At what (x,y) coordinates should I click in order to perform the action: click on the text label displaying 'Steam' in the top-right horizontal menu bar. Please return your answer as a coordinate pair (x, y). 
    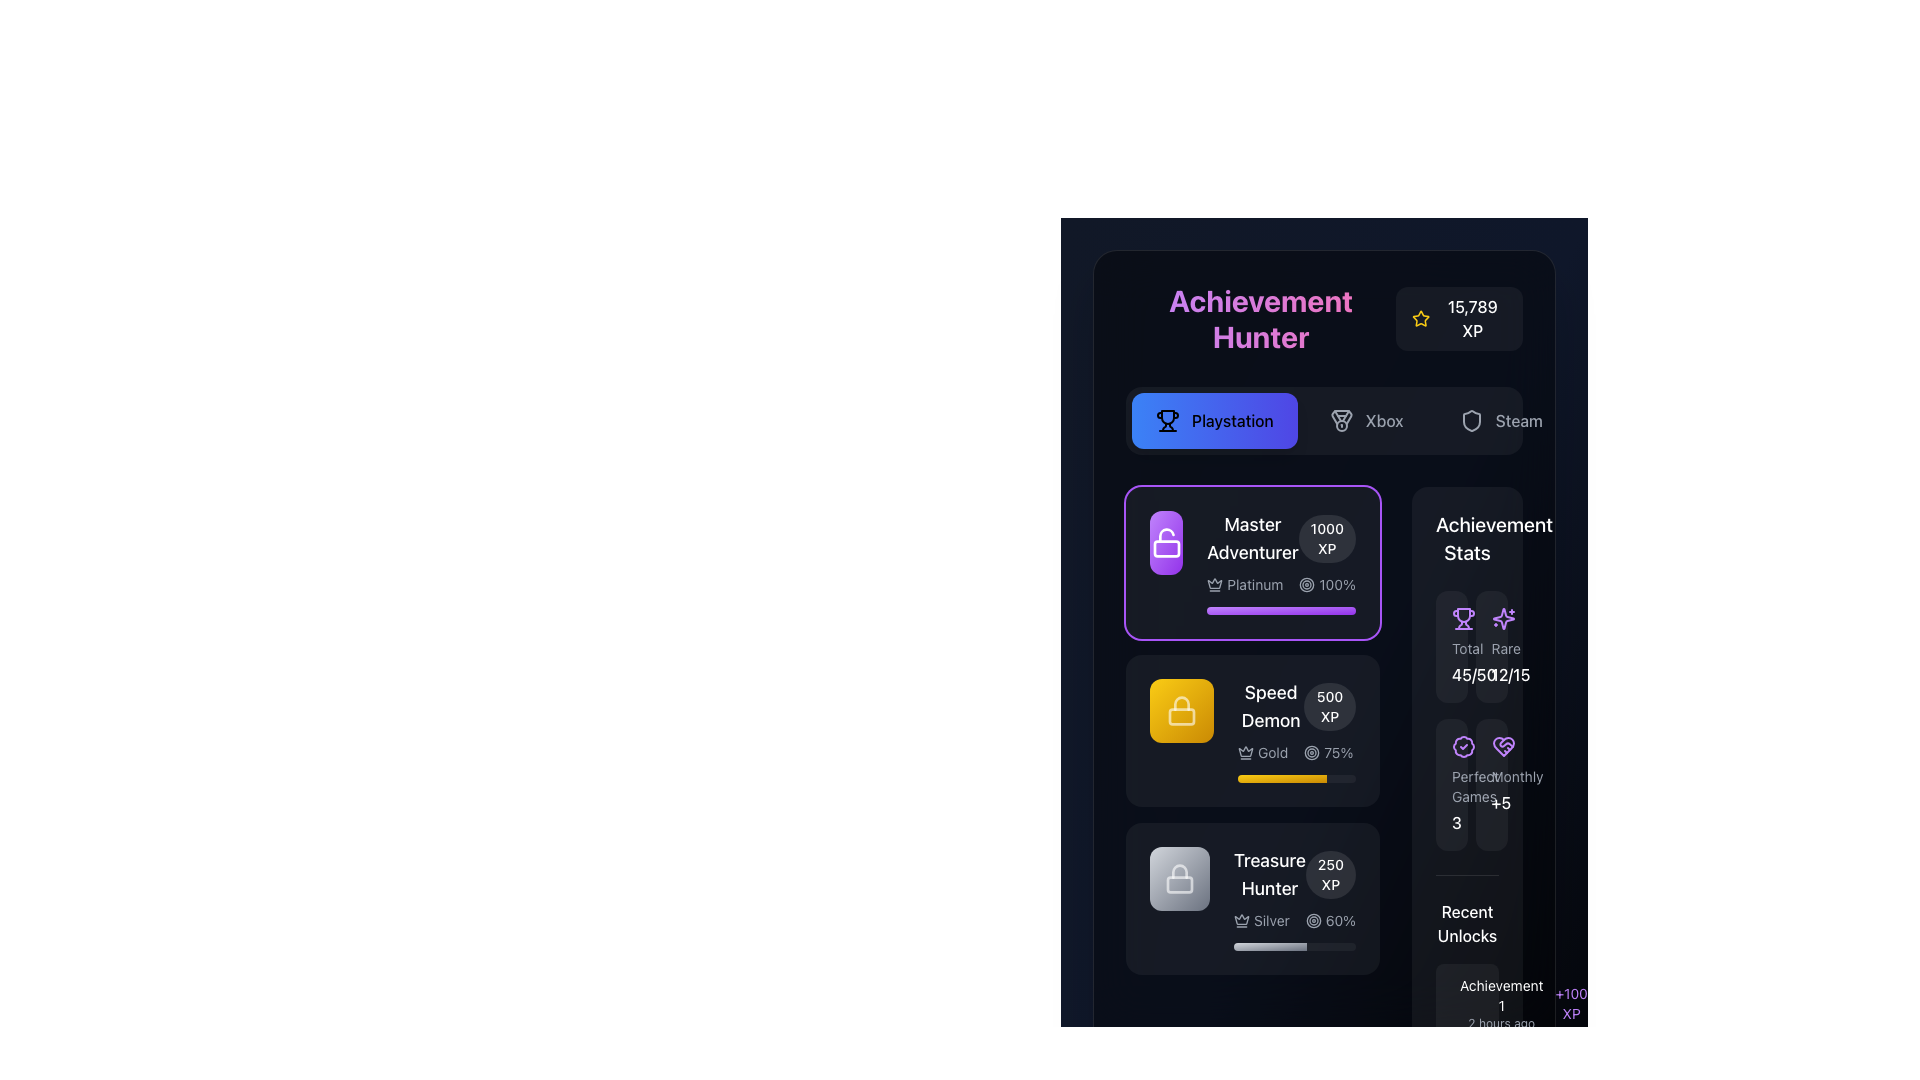
    Looking at the image, I should click on (1519, 419).